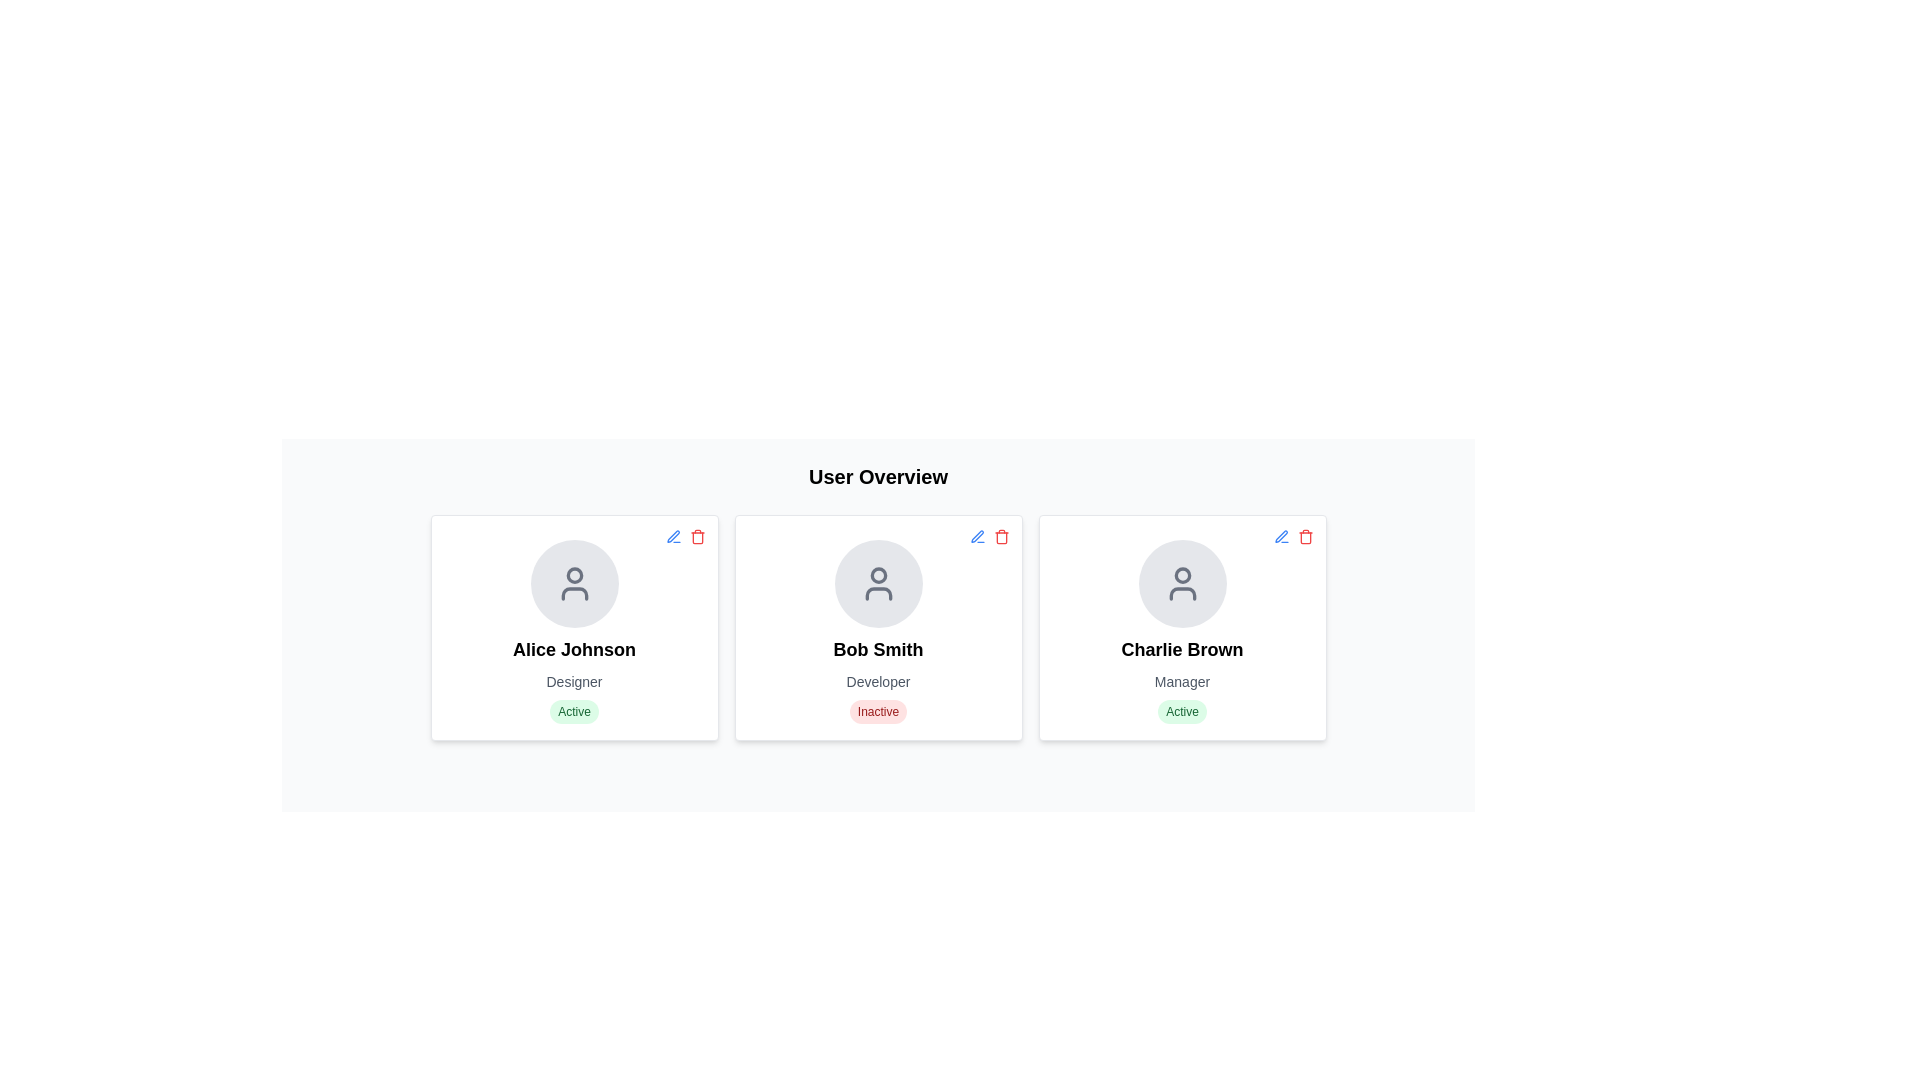 This screenshot has height=1080, width=1920. Describe the element at coordinates (673, 535) in the screenshot. I see `the blue pen-shaped icon located at the top right of the card for 'Alice Johnson'` at that location.